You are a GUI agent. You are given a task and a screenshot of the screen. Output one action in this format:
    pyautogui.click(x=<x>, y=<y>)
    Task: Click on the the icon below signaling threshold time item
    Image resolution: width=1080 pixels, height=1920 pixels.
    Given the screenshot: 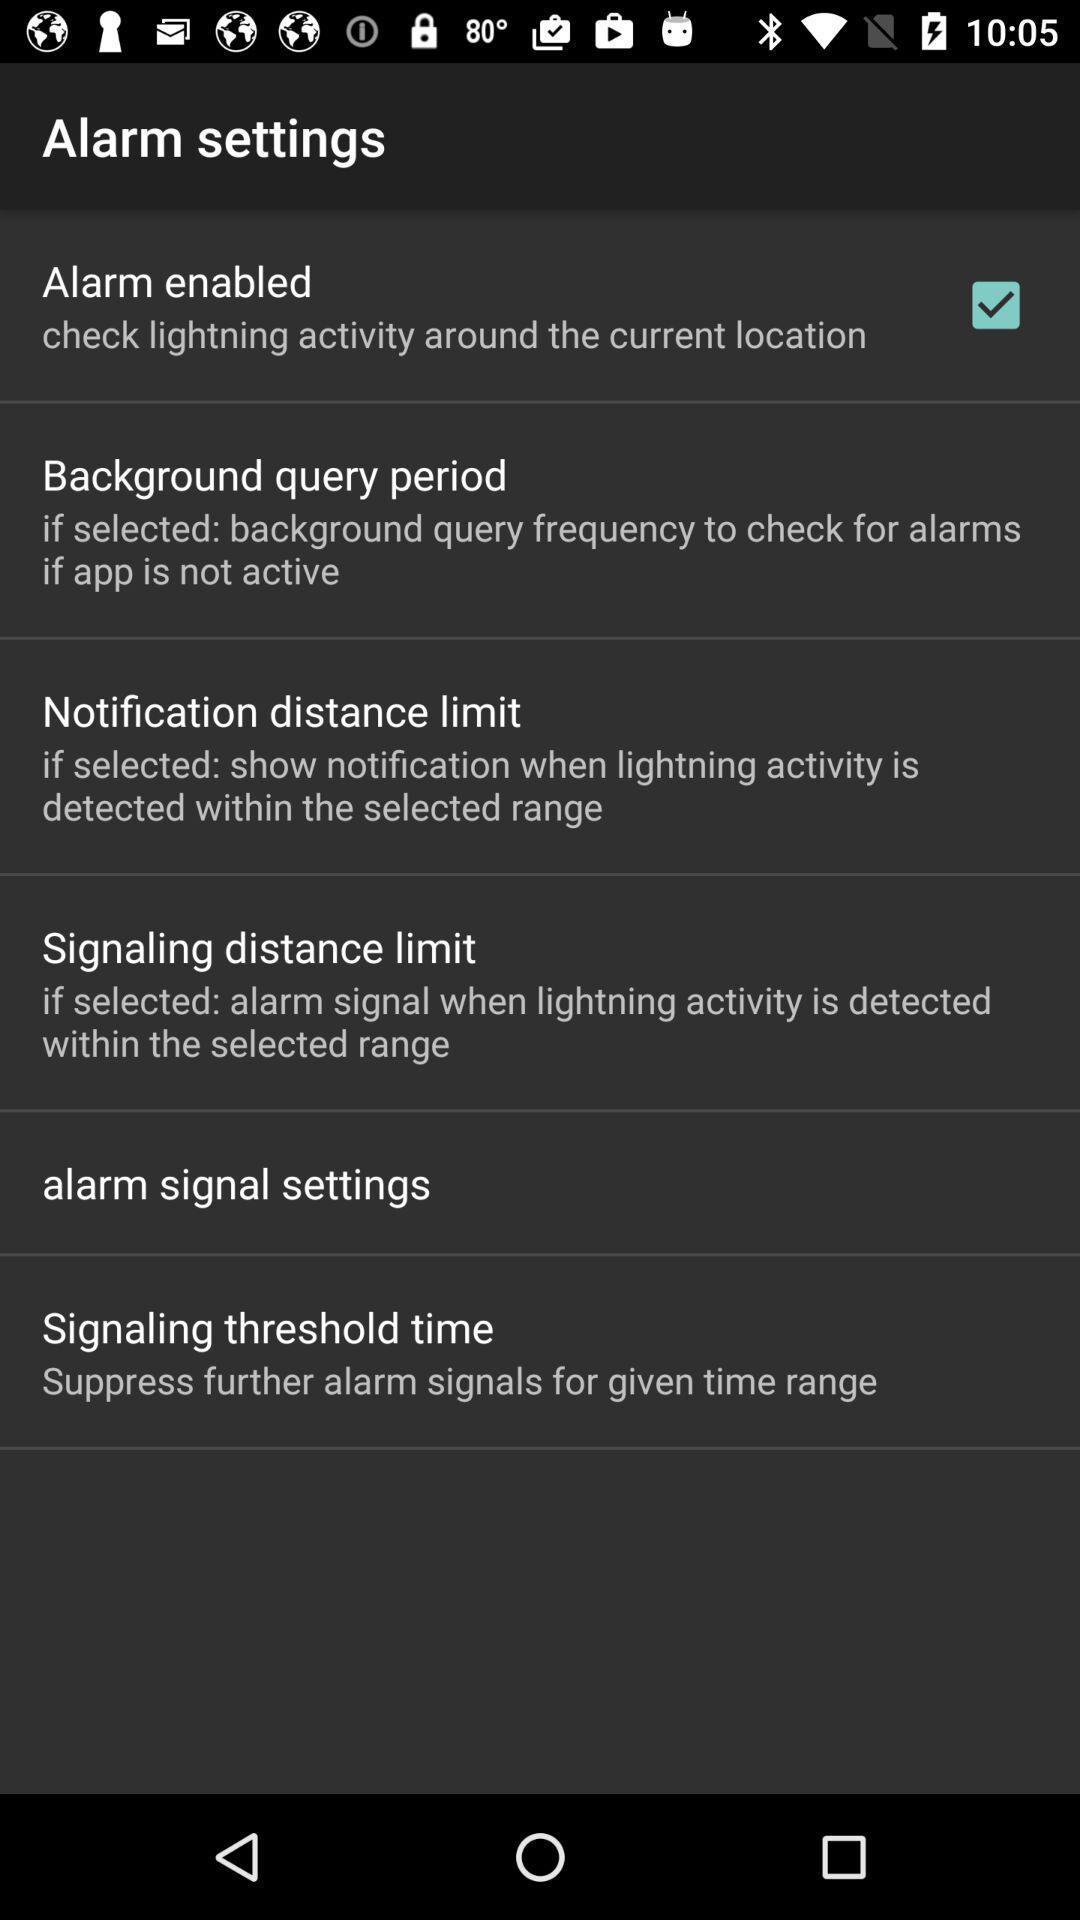 What is the action you would take?
    pyautogui.click(x=459, y=1379)
    